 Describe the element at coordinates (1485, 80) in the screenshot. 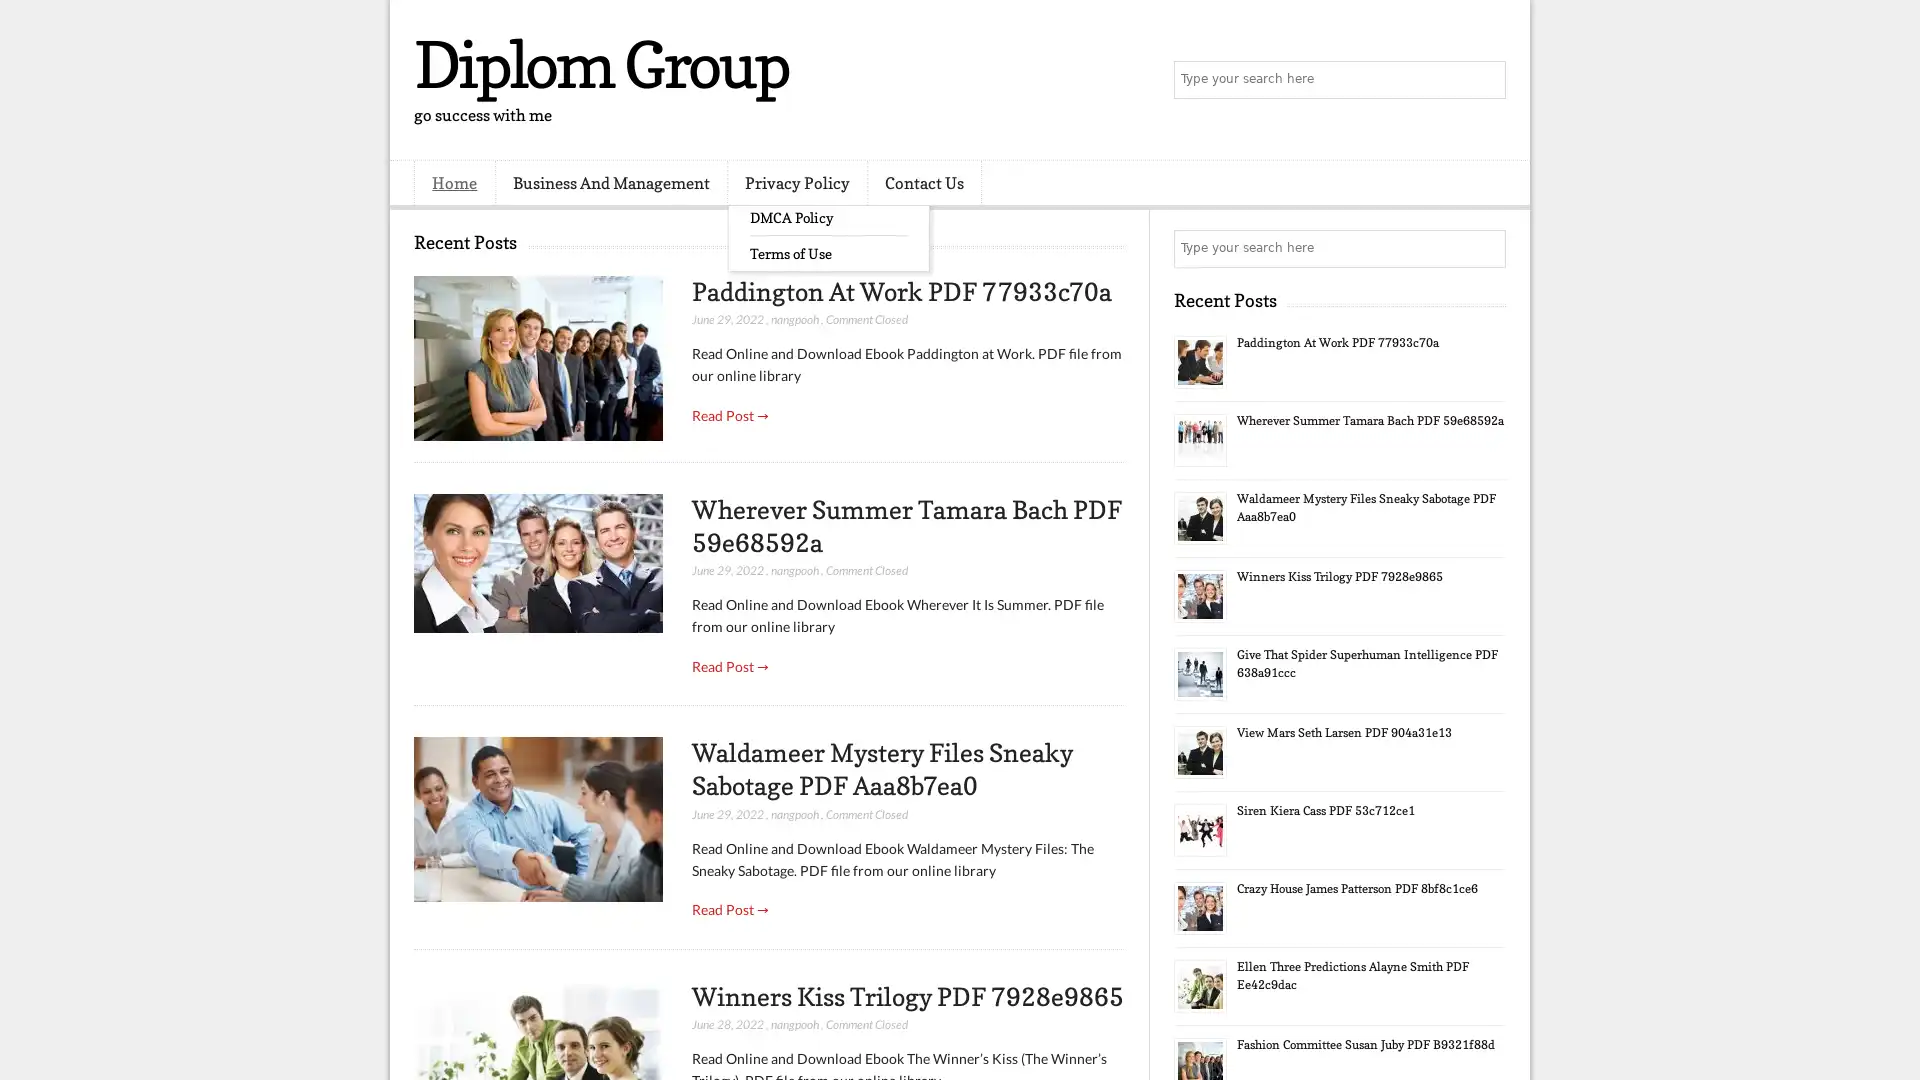

I see `Search` at that location.